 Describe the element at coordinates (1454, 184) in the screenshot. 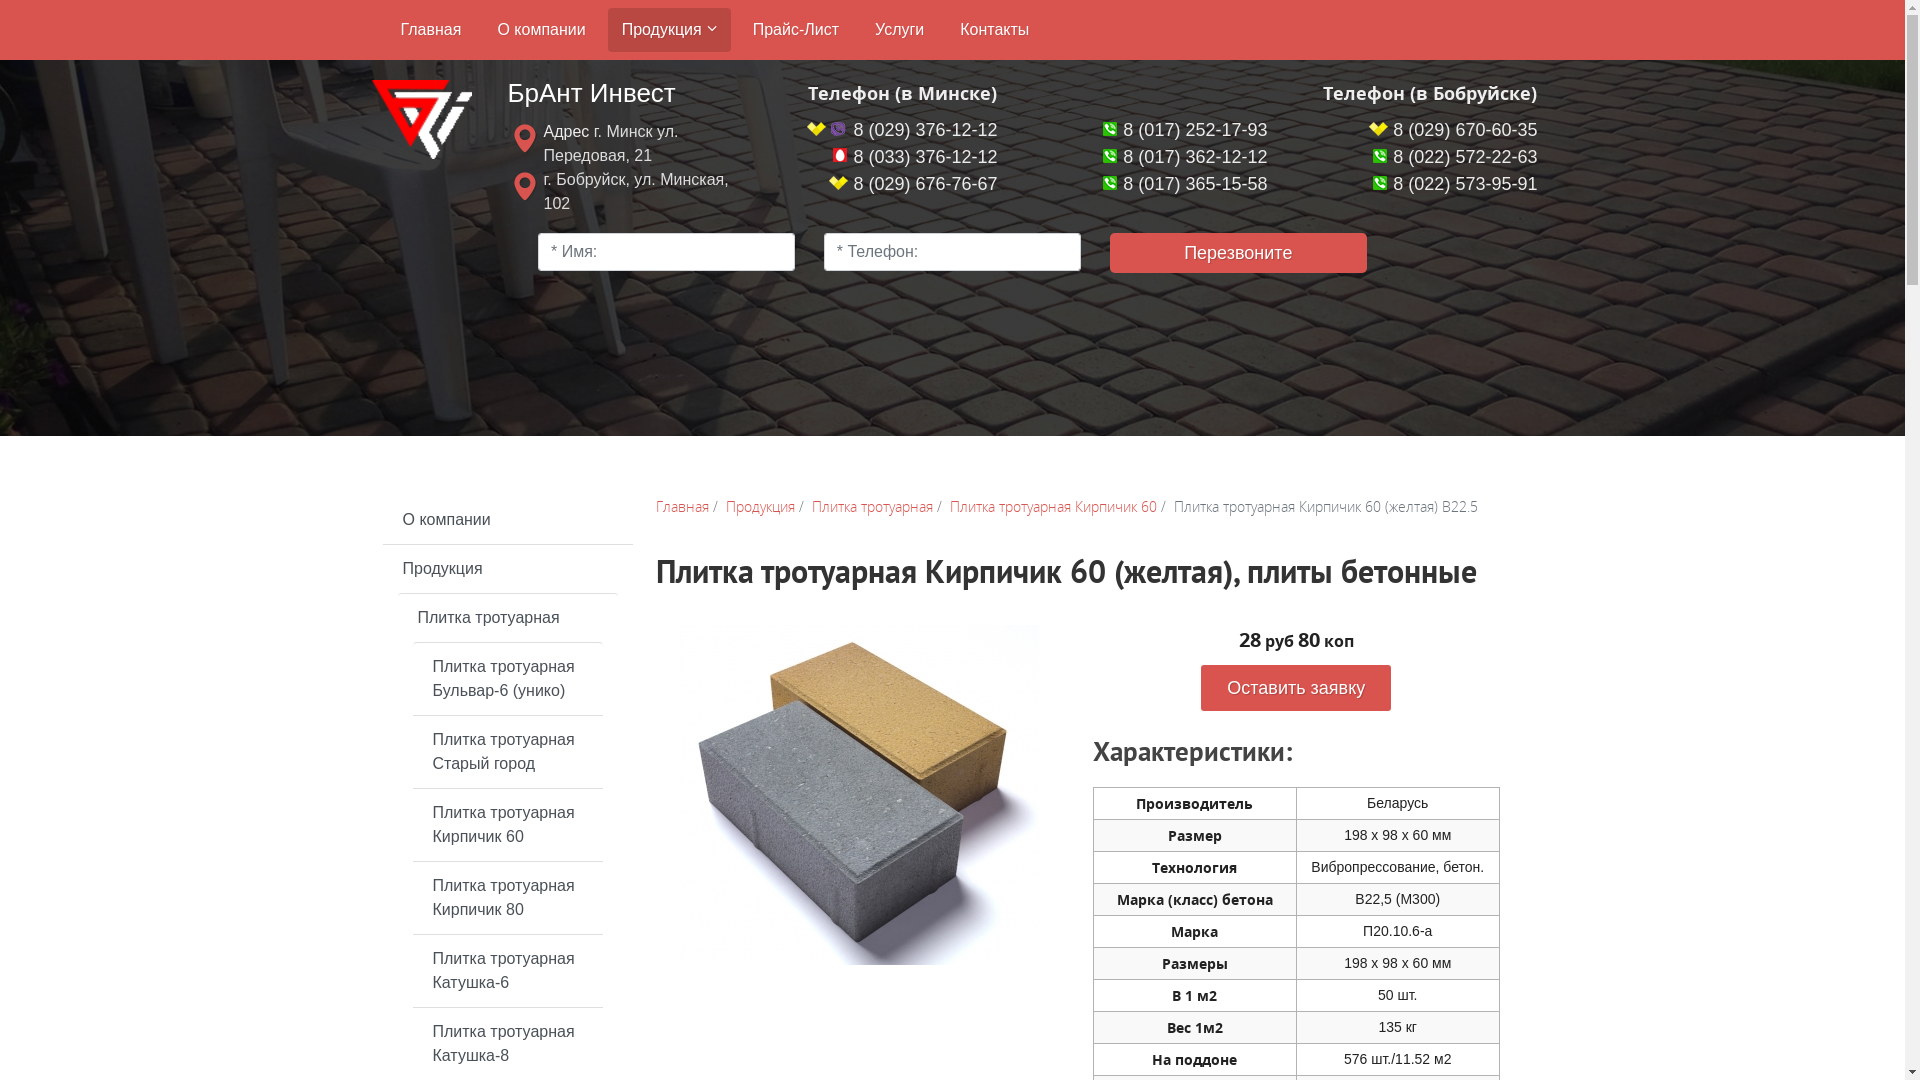

I see `'8 (022) 573-95-91'` at that location.